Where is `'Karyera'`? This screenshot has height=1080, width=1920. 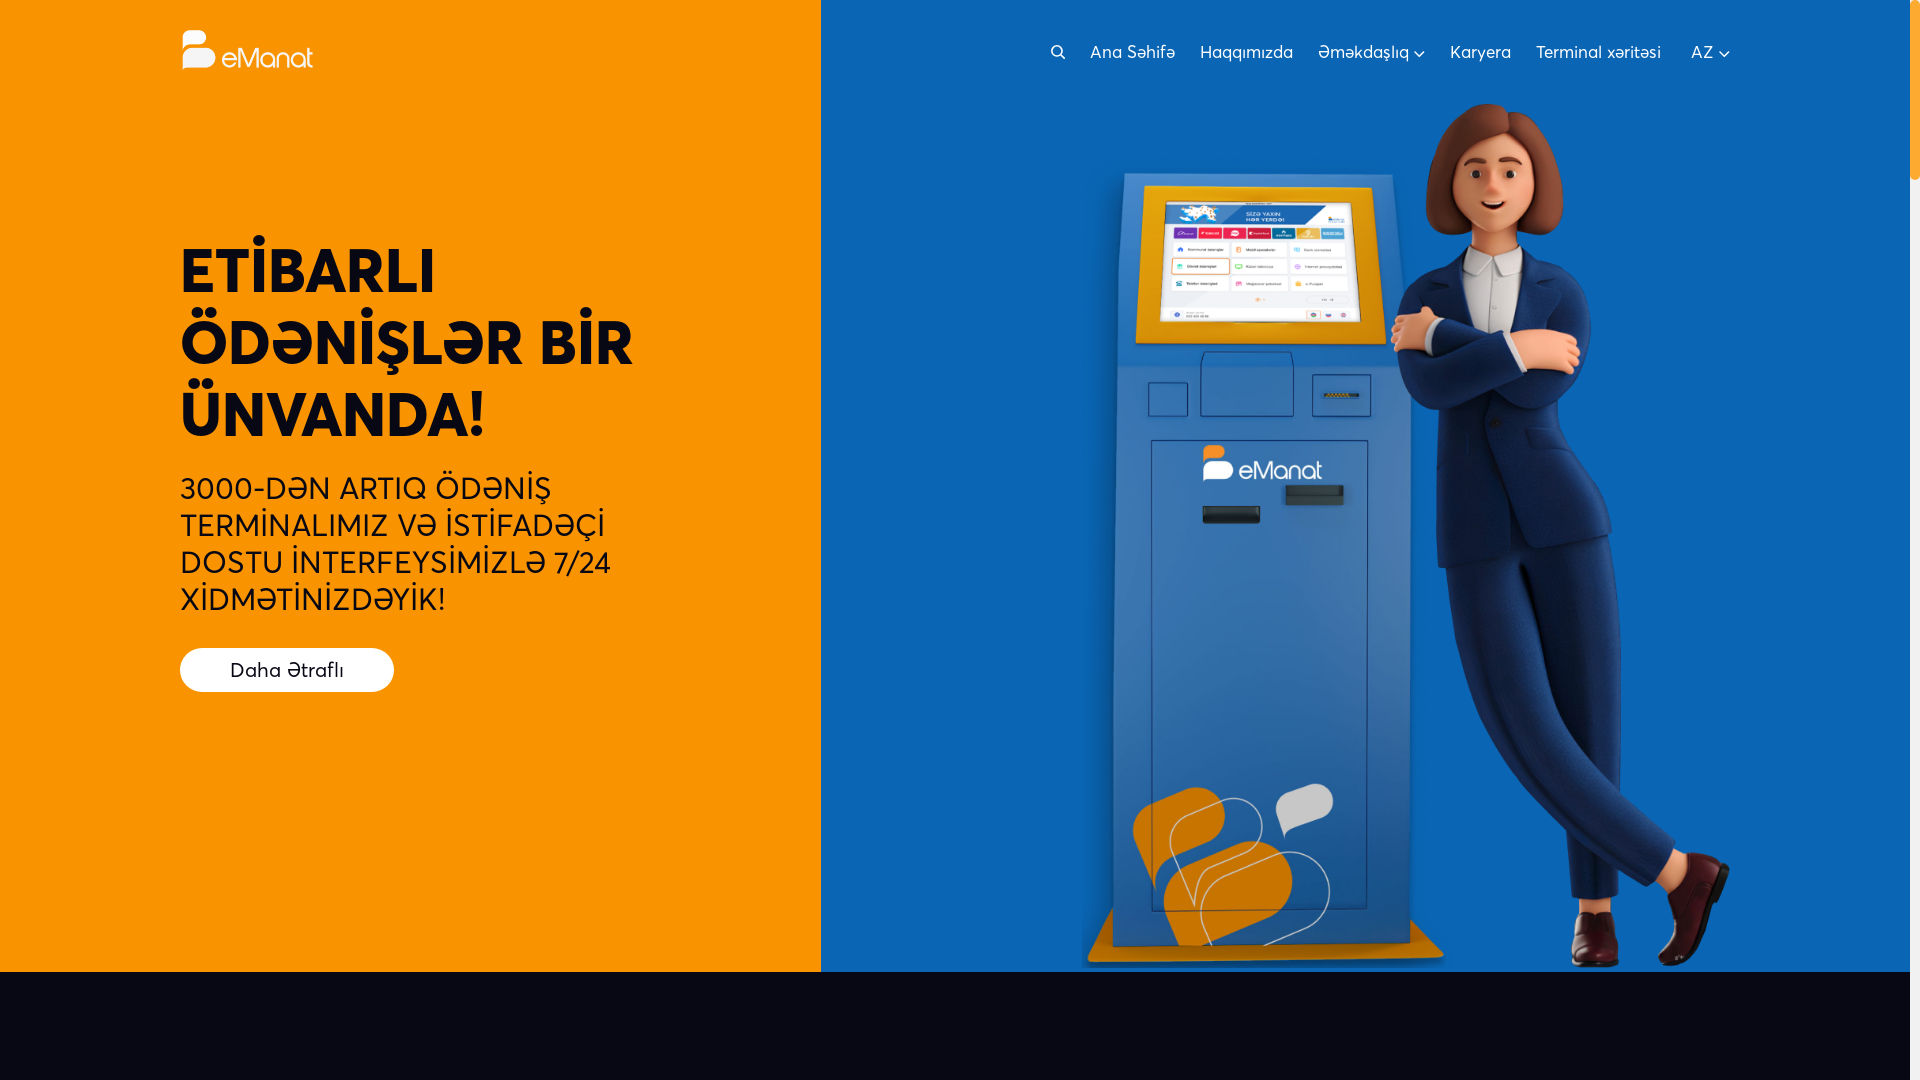
'Karyera' is located at coordinates (1480, 51).